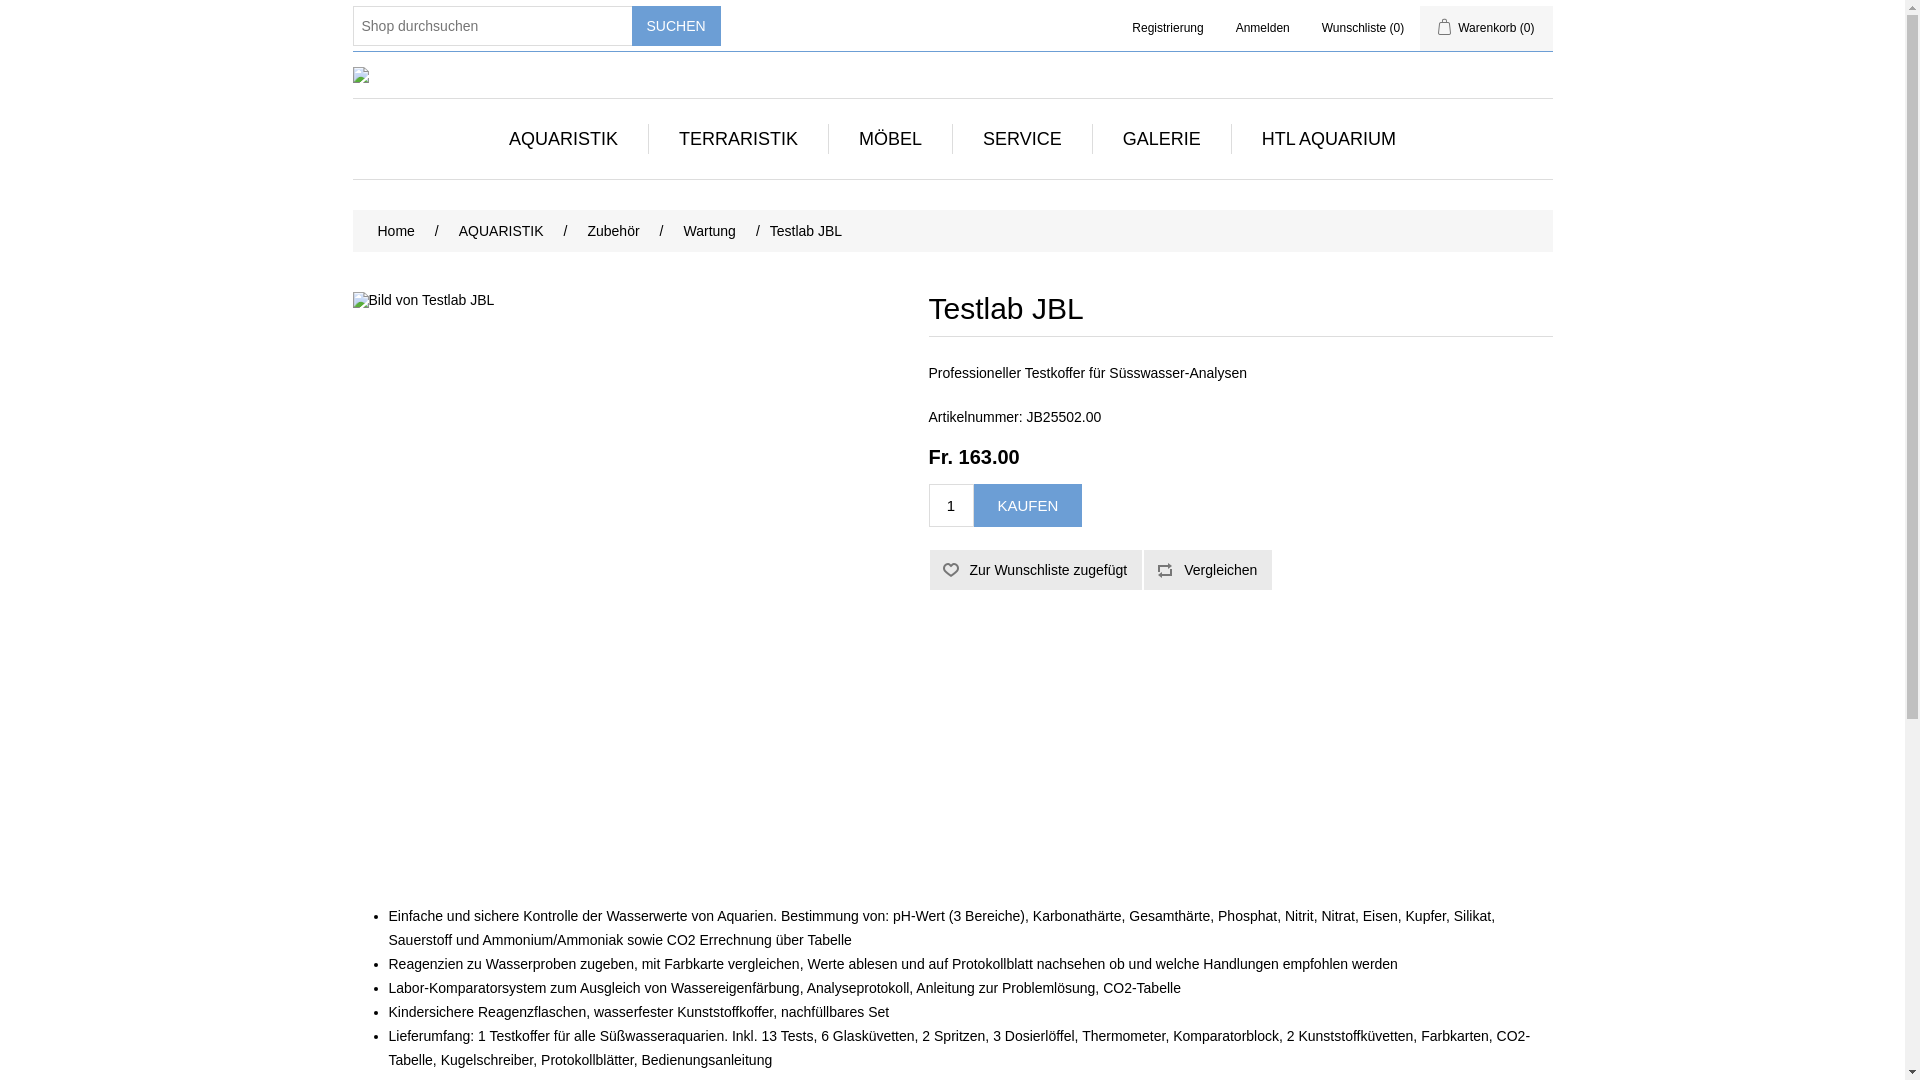 This screenshot has height=1080, width=1920. Describe the element at coordinates (1486, 28) in the screenshot. I see `'Warenkorb (0)'` at that location.